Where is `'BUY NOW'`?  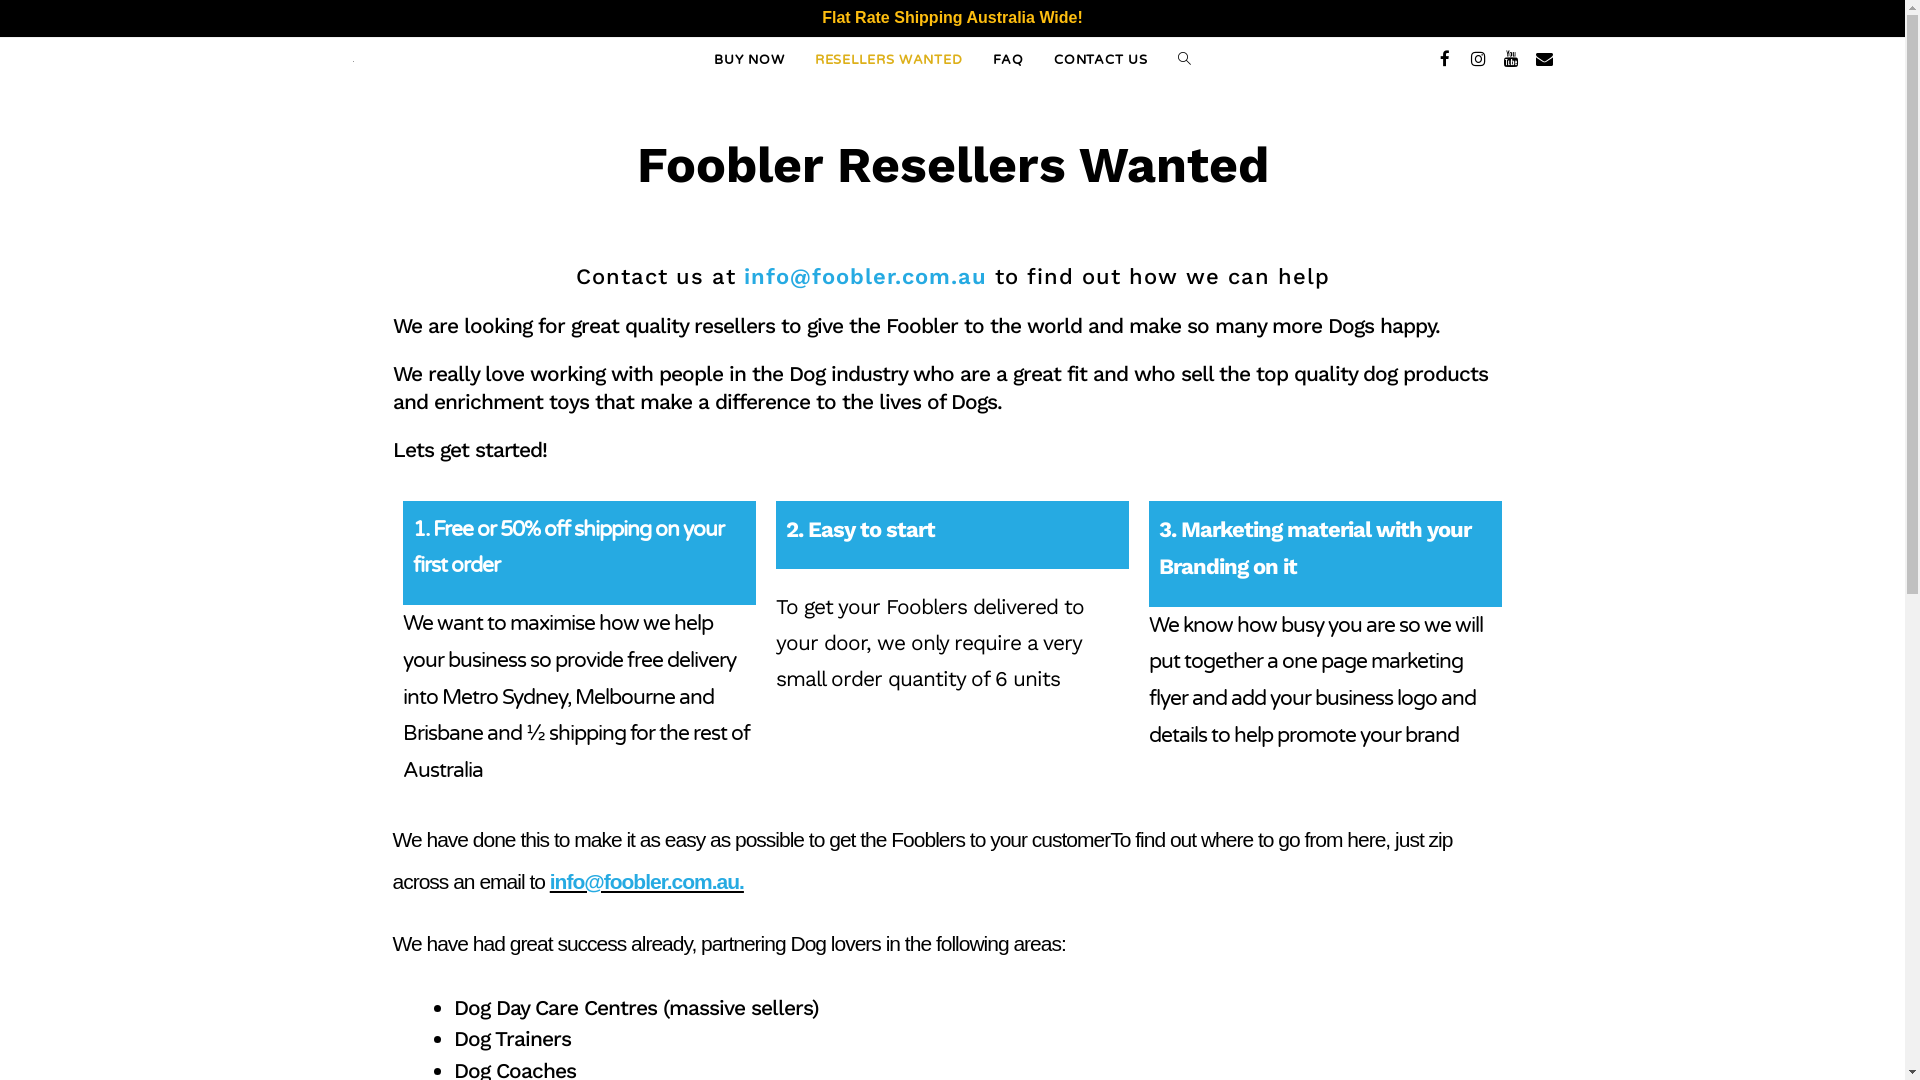 'BUY NOW' is located at coordinates (747, 59).